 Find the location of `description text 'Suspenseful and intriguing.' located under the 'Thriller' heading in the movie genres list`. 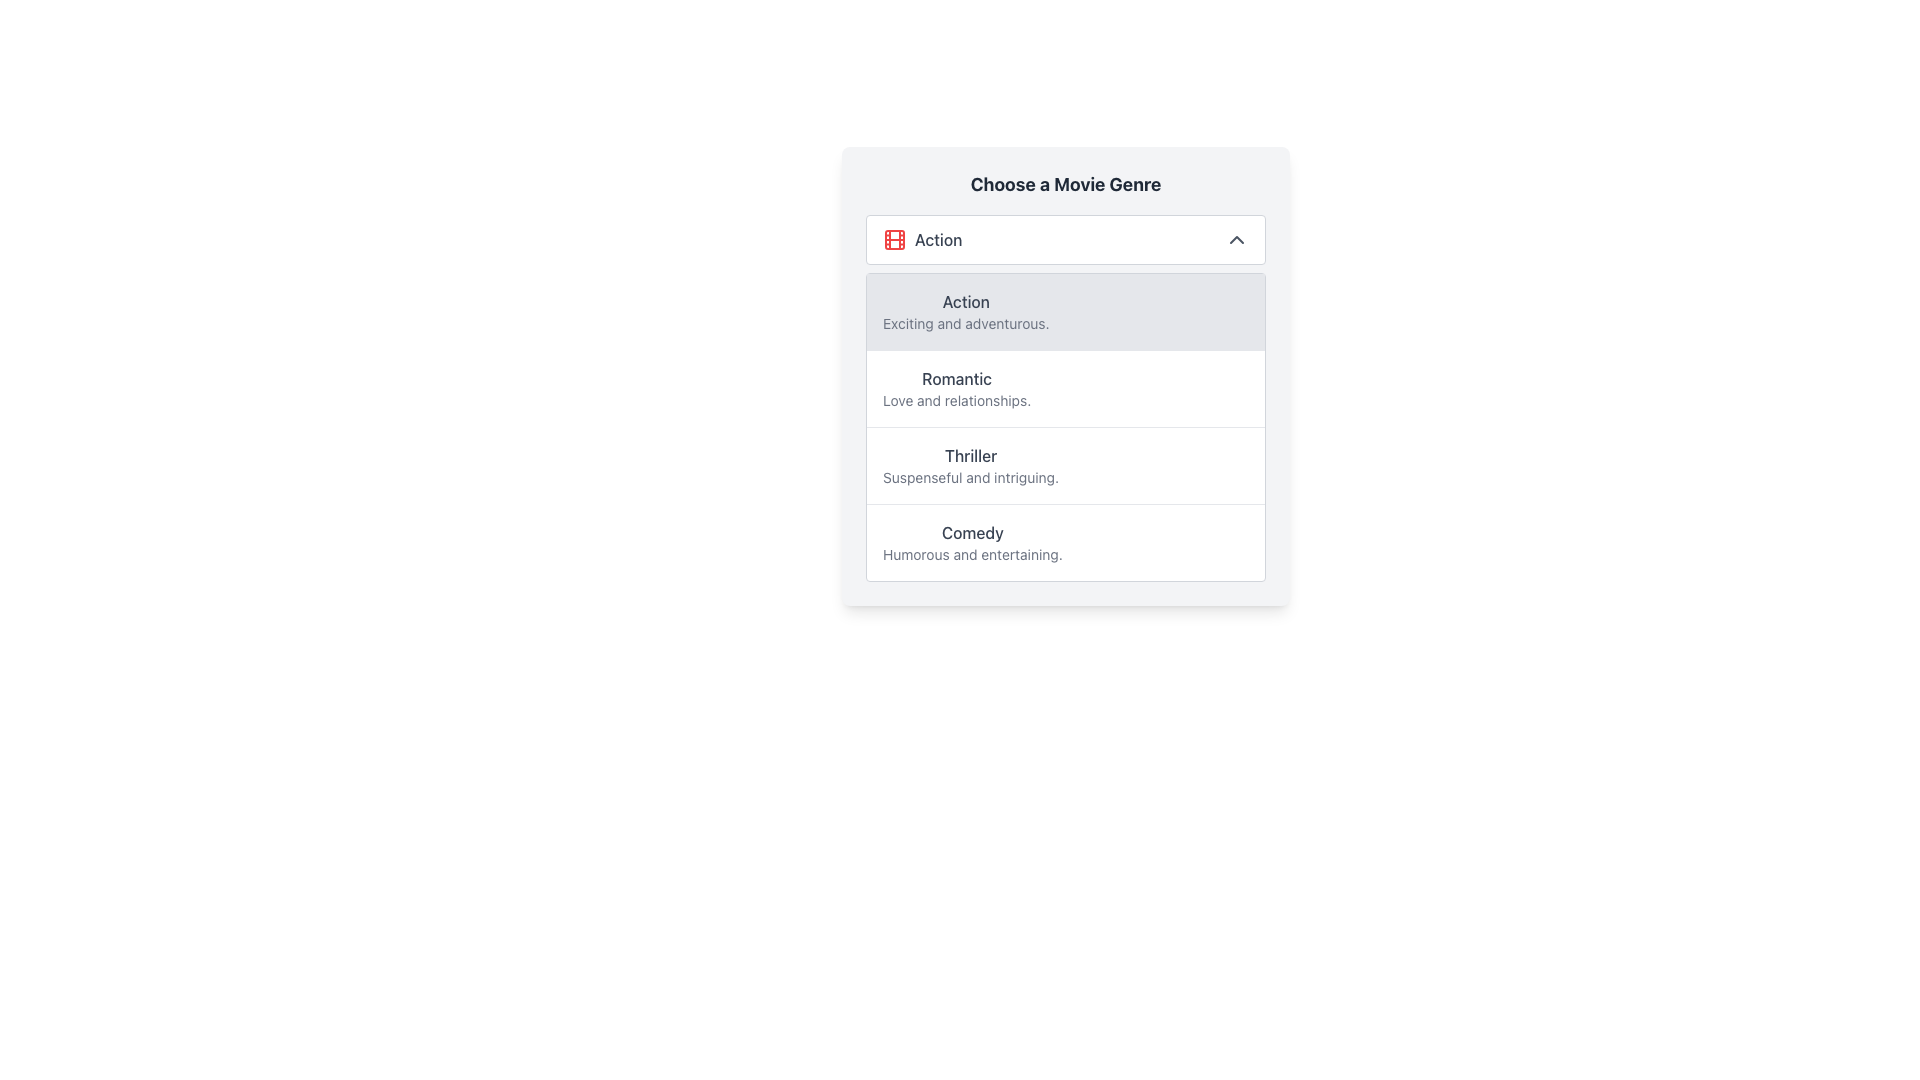

description text 'Suspenseful and intriguing.' located under the 'Thriller' heading in the movie genres list is located at coordinates (970, 478).